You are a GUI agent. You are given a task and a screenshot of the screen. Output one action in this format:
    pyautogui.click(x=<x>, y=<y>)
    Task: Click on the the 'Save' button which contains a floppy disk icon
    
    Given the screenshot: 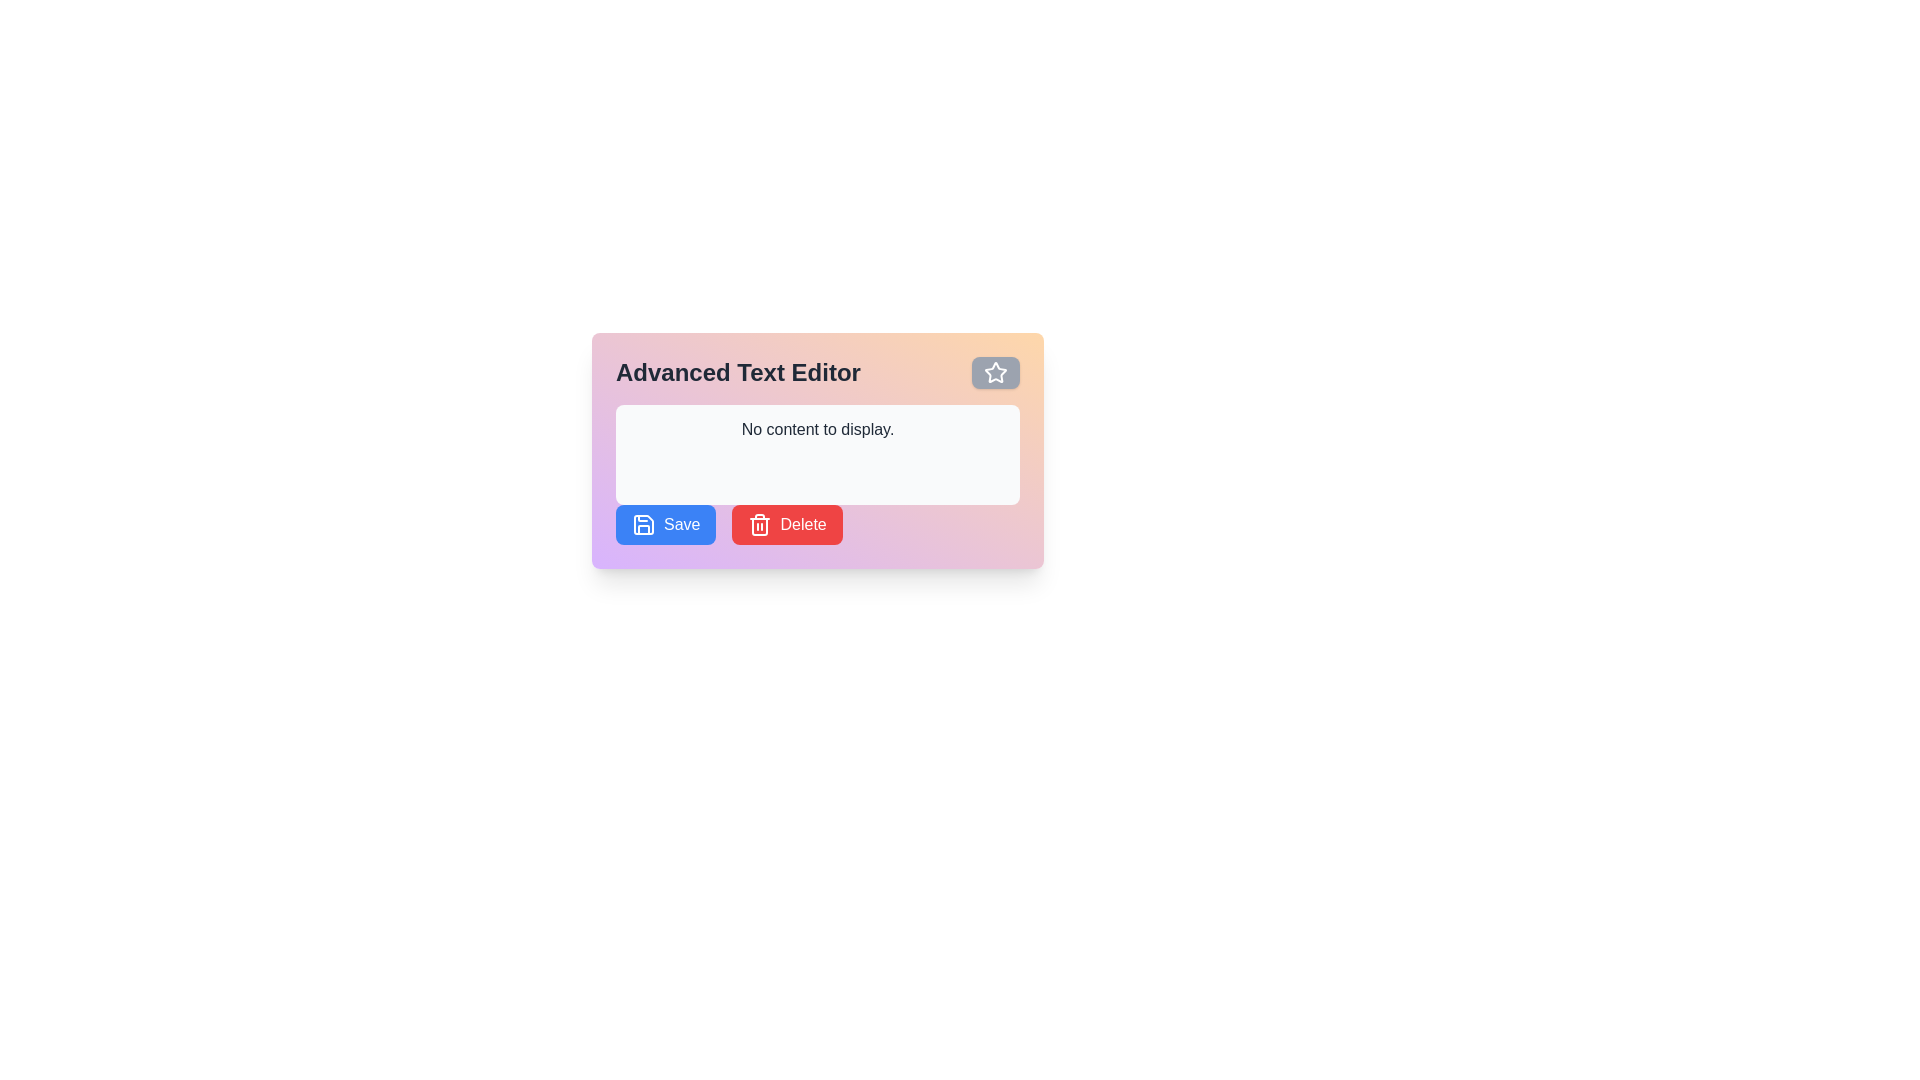 What is the action you would take?
    pyautogui.click(x=643, y=523)
    